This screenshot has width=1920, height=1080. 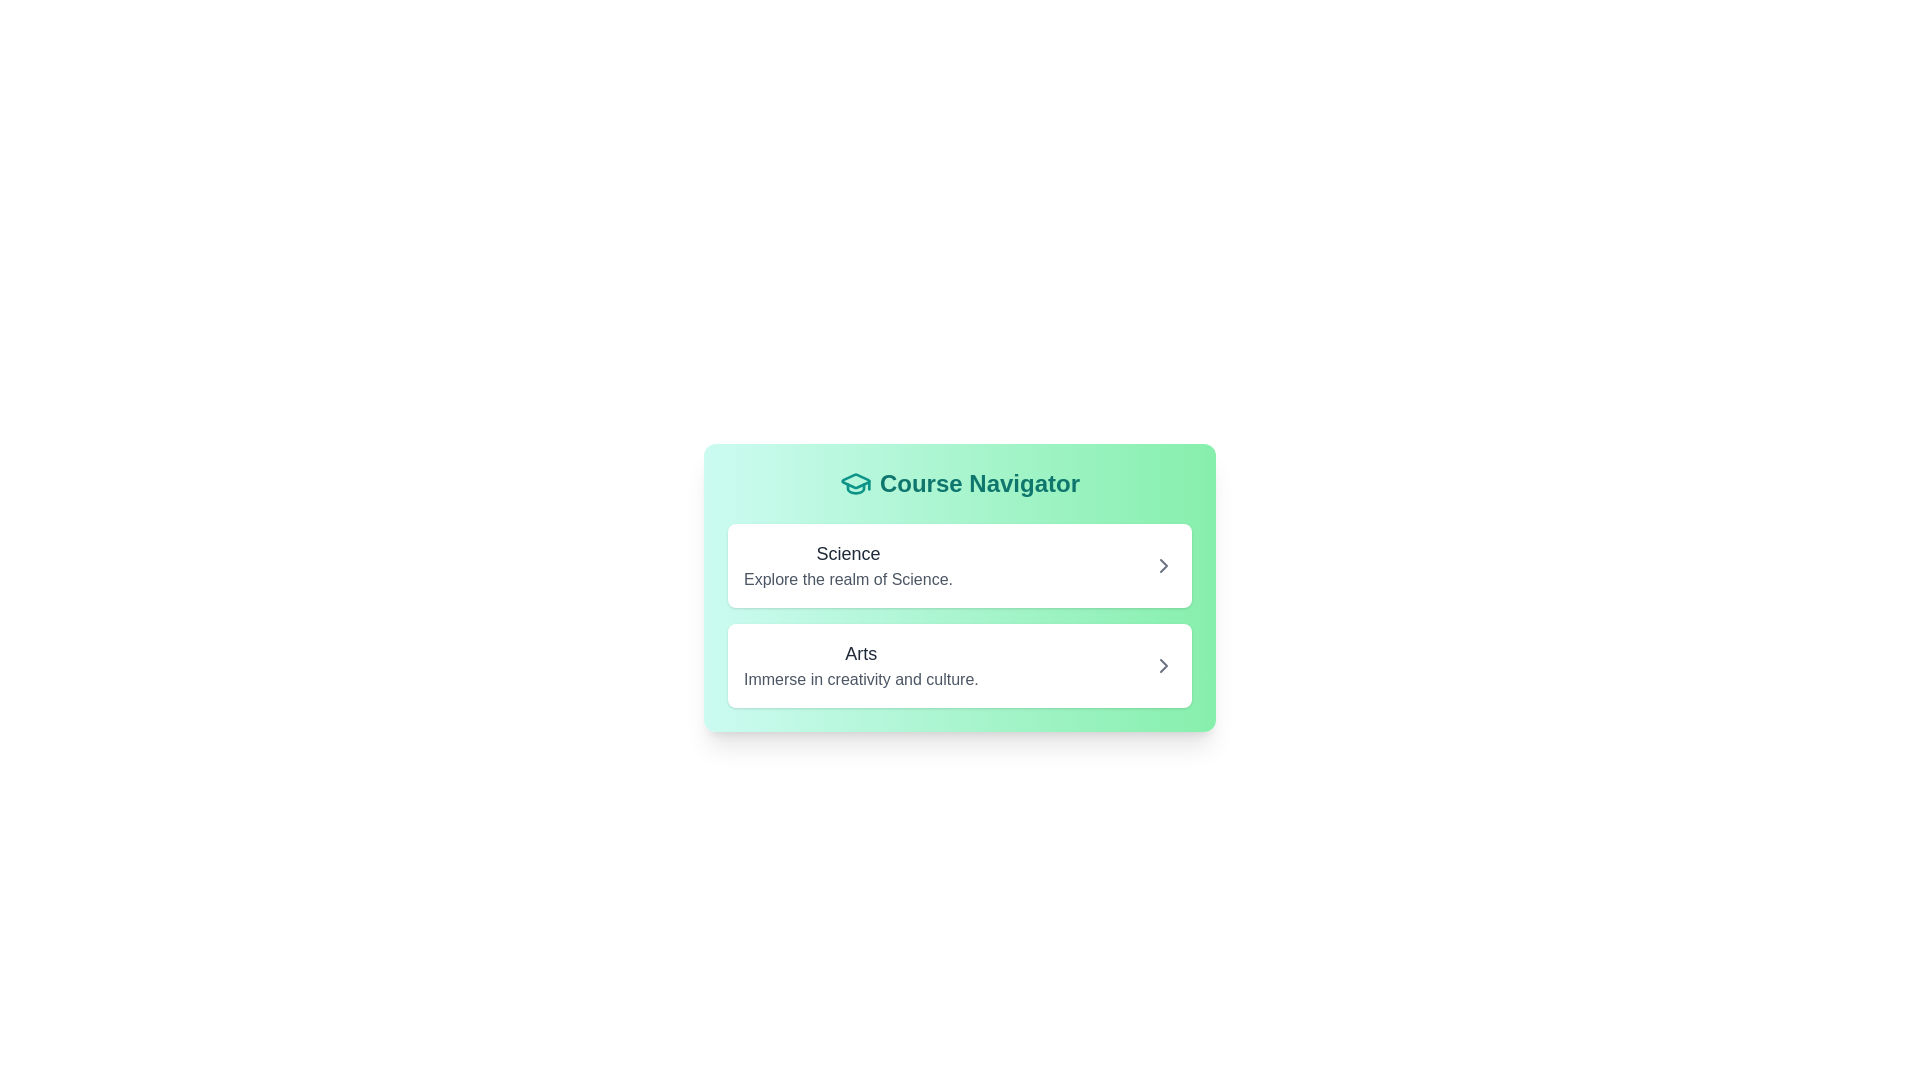 What do you see at coordinates (848, 554) in the screenshot?
I see `the Science category title text label in the Course Navigator, which is centrally positioned within a green card and above the description 'Explore the realm of Science.'` at bounding box center [848, 554].